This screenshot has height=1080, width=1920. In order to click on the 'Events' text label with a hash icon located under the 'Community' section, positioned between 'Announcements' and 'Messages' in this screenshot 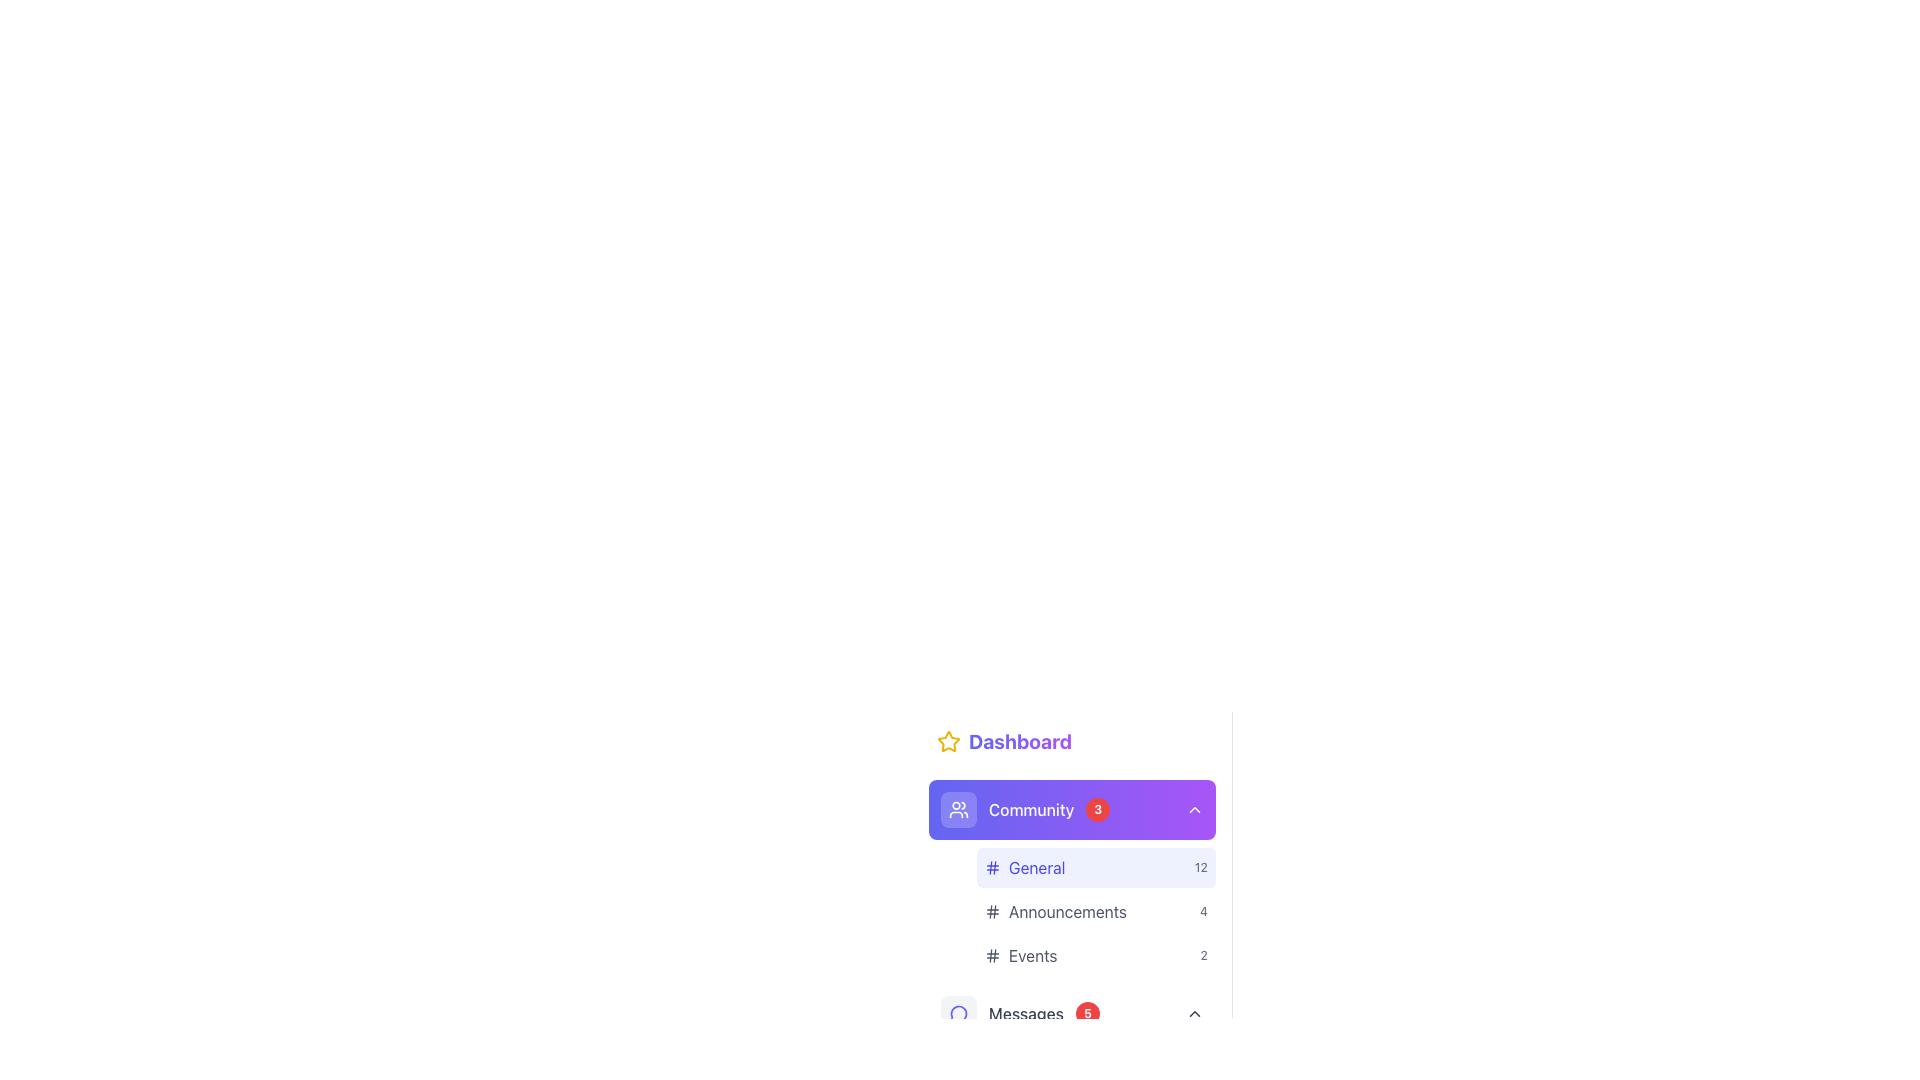, I will do `click(1021, 955)`.